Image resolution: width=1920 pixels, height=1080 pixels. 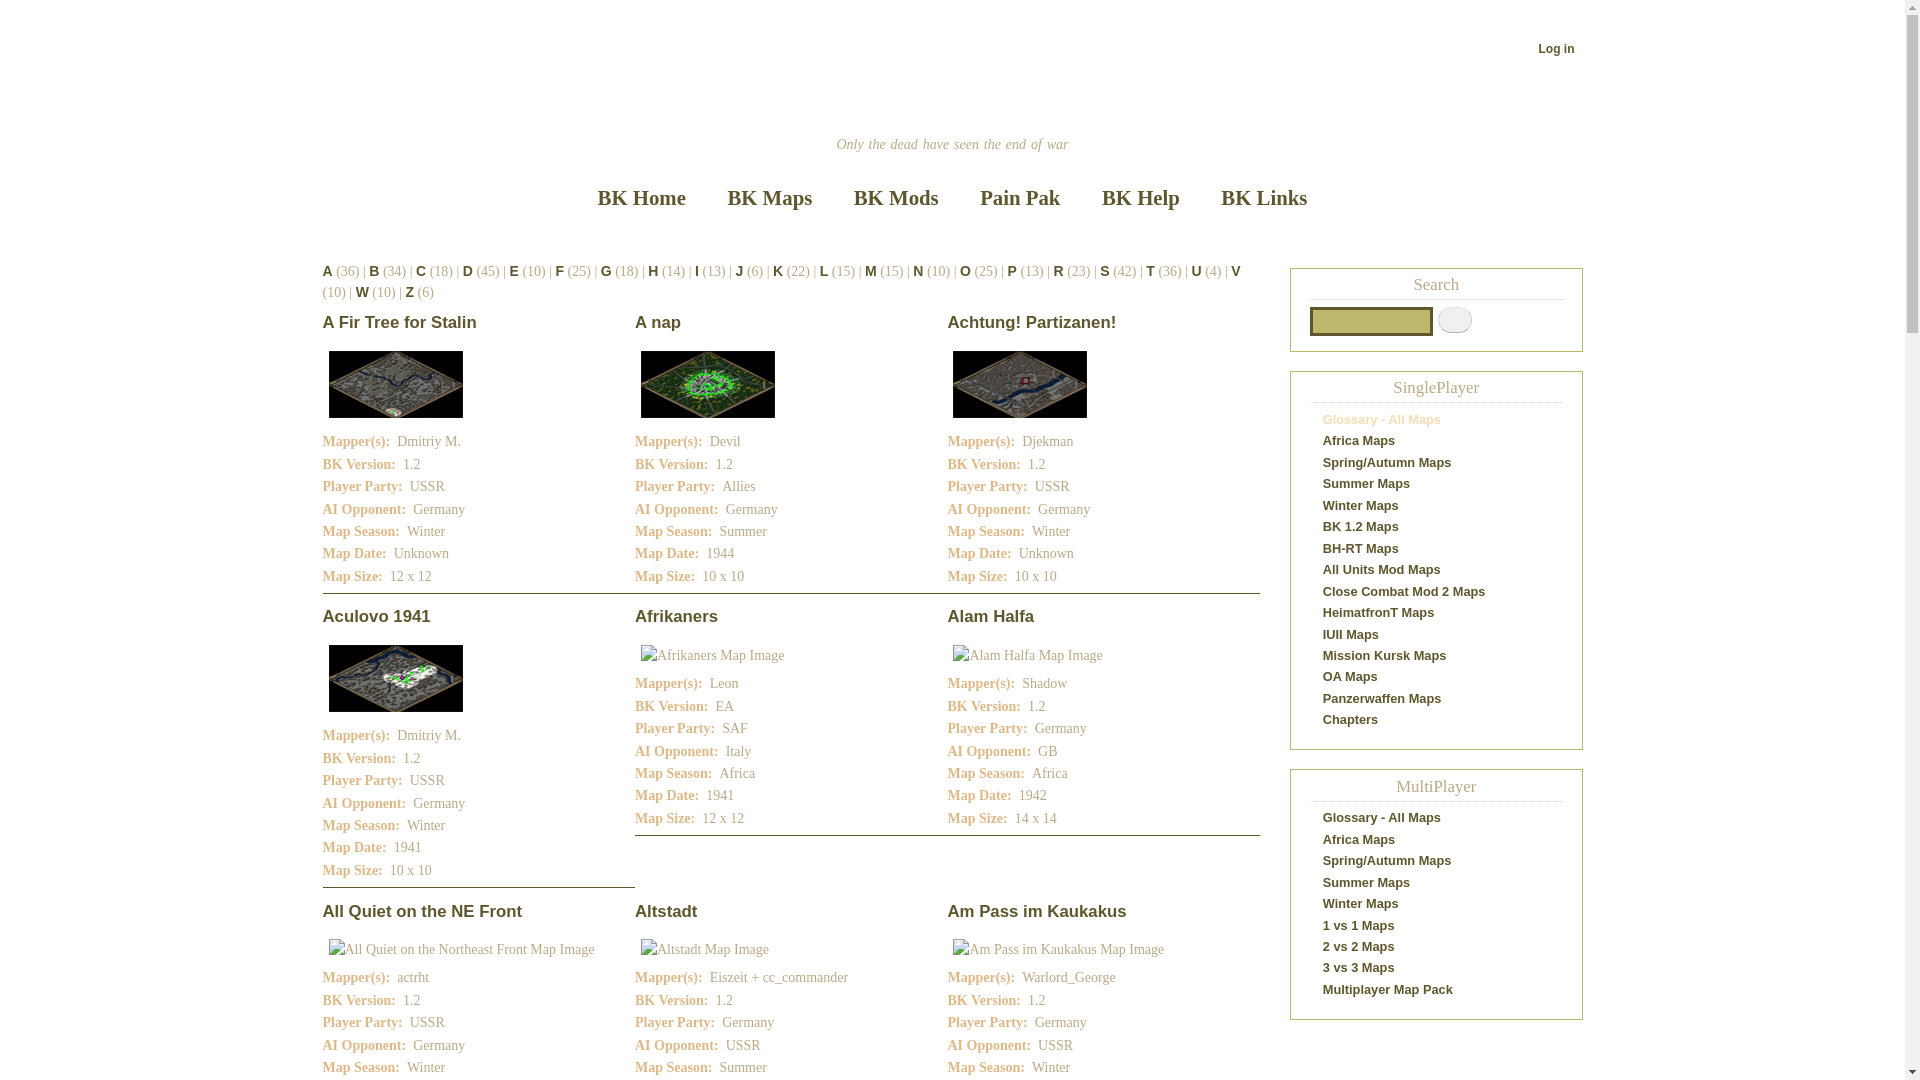 What do you see at coordinates (1360, 525) in the screenshot?
I see `'BK 1.2 Maps'` at bounding box center [1360, 525].